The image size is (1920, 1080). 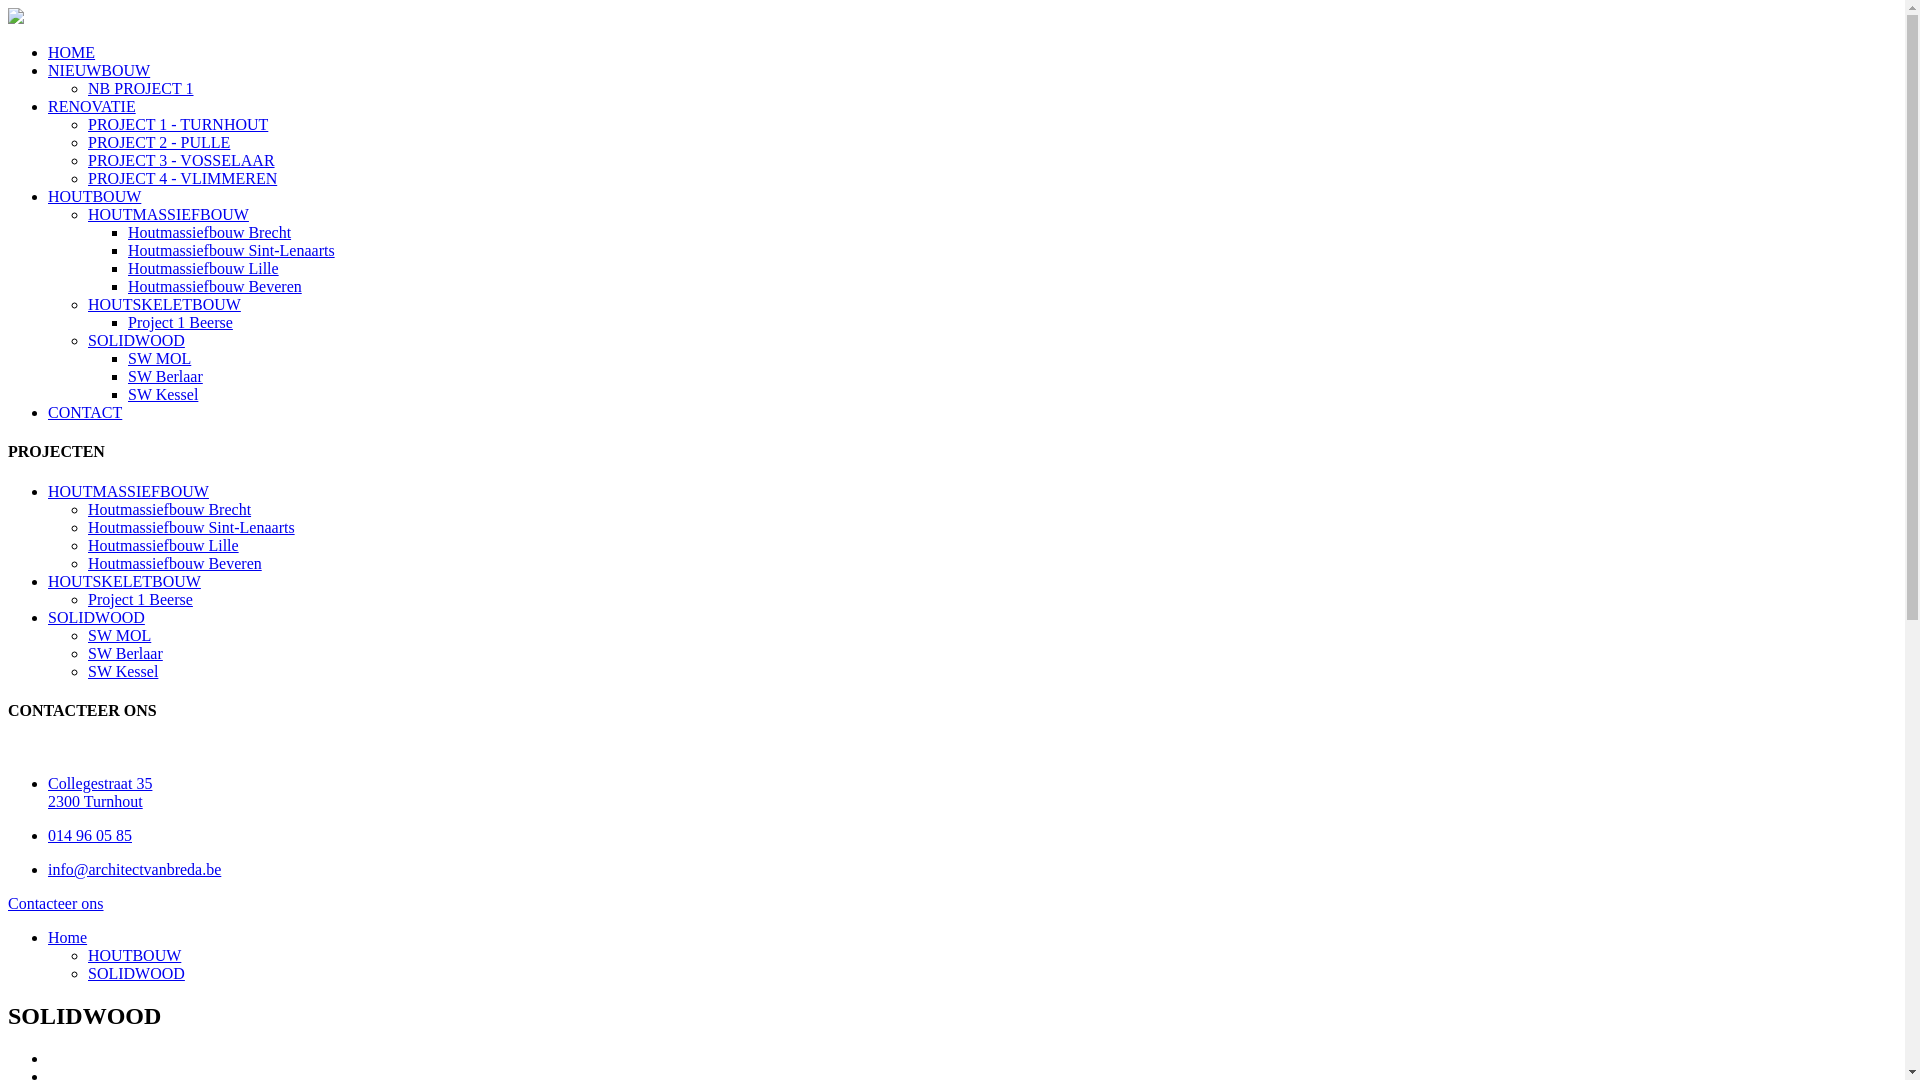 I want to click on 'PROJECT 3 - VOSSELAAR', so click(x=181, y=159).